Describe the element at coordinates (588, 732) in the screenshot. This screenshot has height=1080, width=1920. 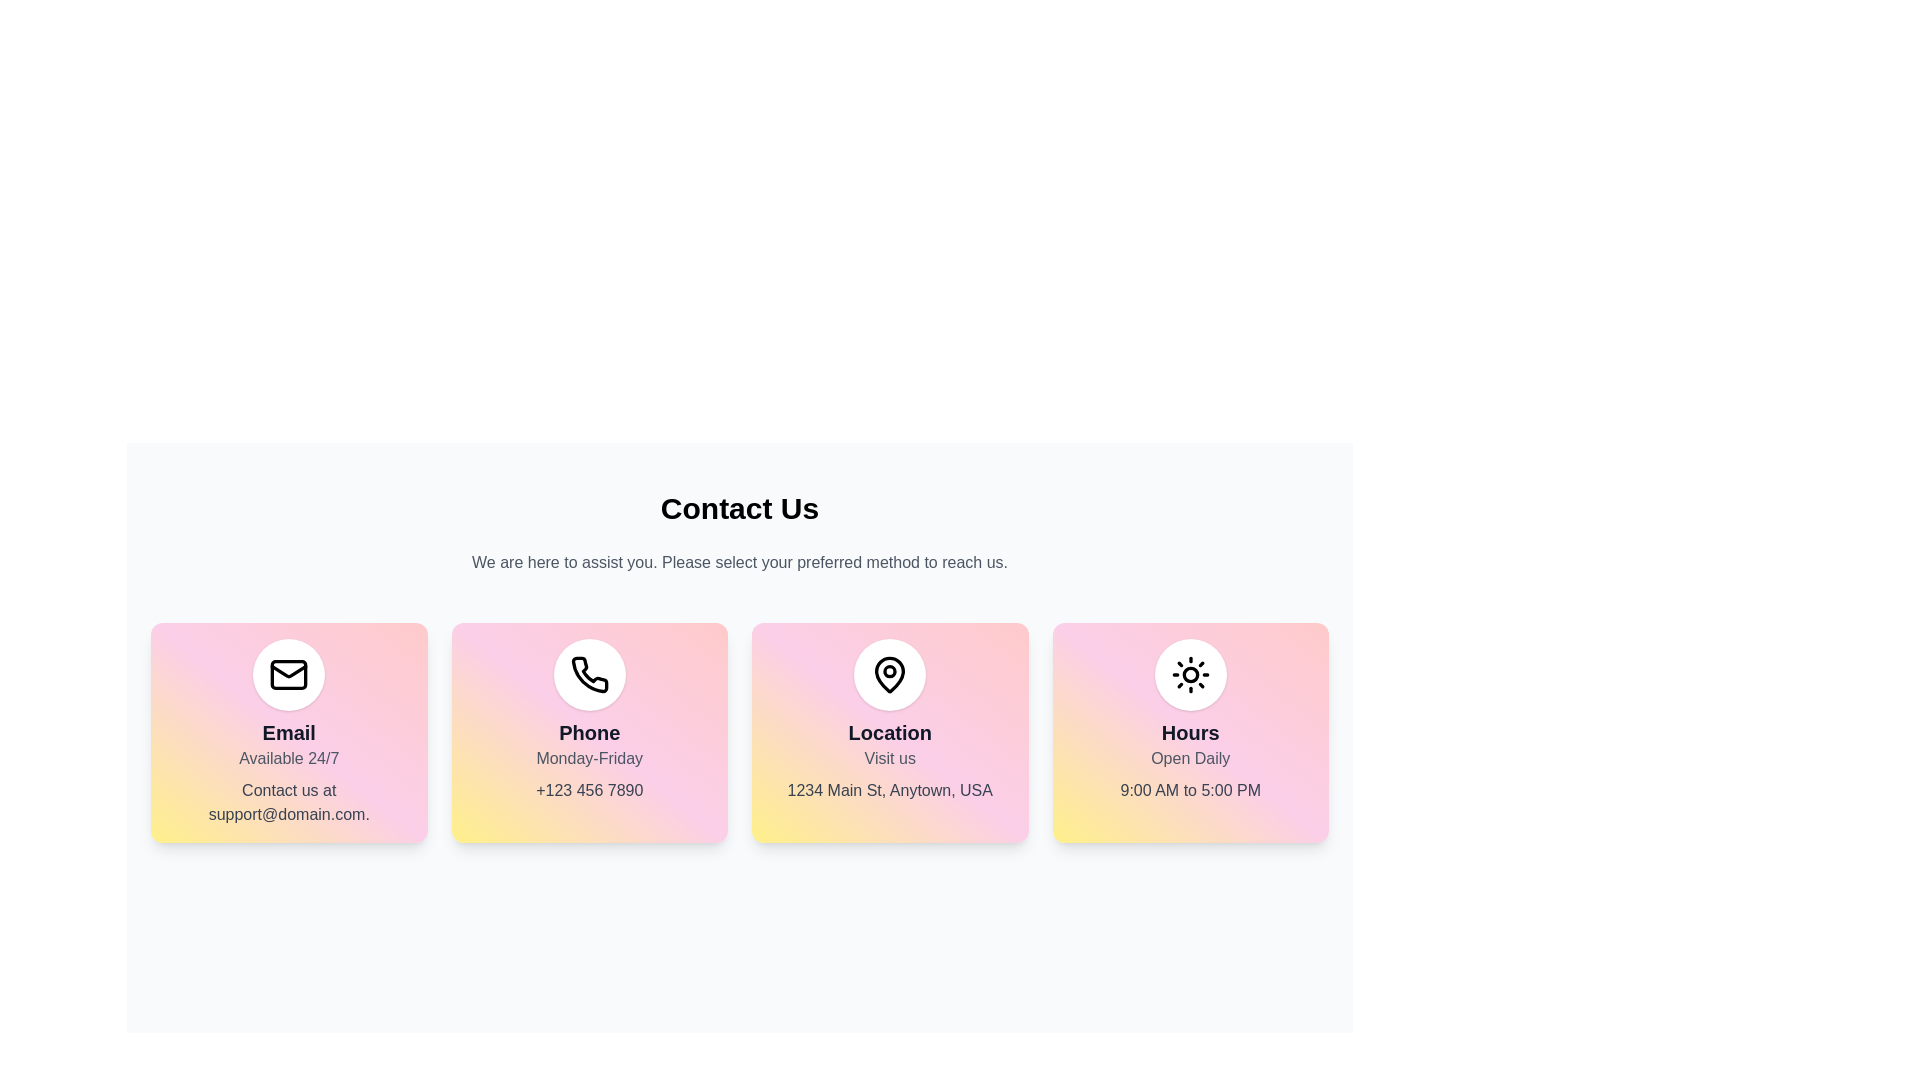
I see `label displaying the word 'Phone' which is styled in bold and large letters, located in the second box from the left in the contact options row` at that location.